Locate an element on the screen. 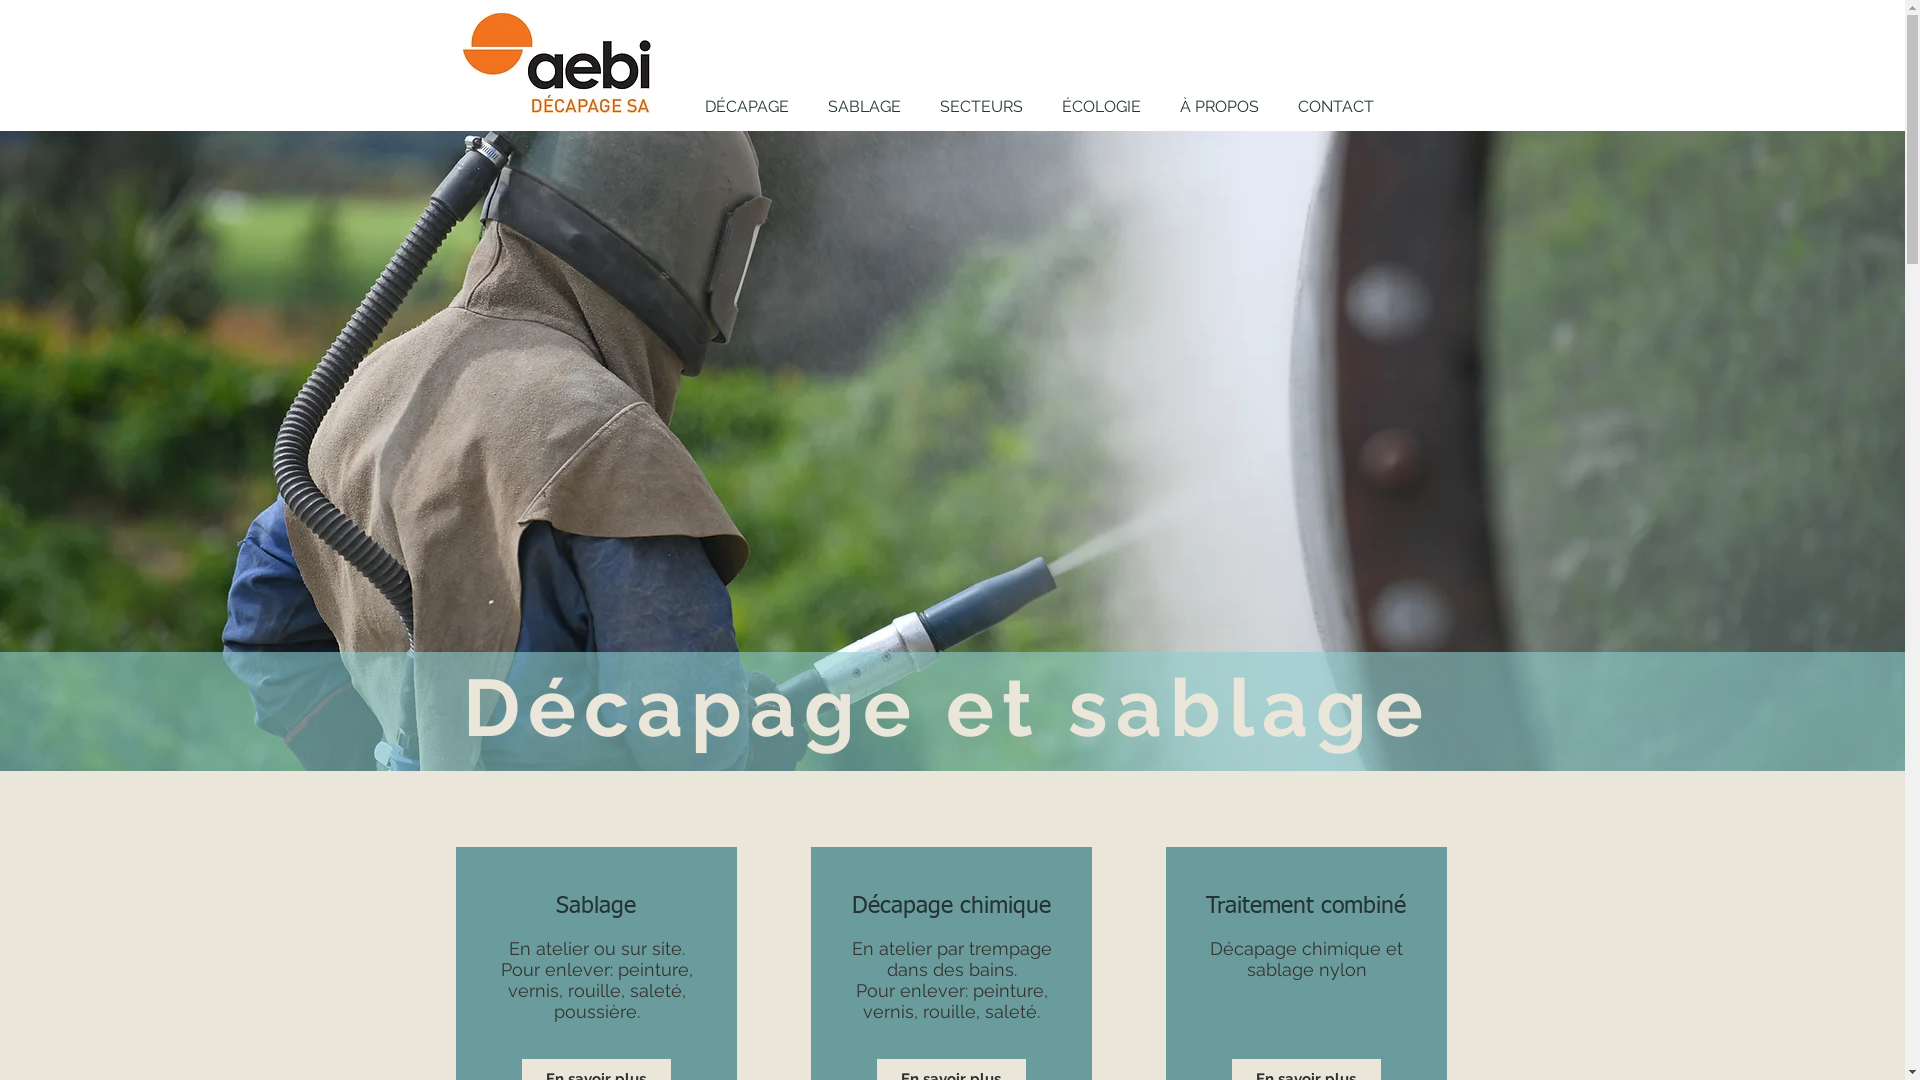 Image resolution: width=1920 pixels, height=1080 pixels. 'Accueil' is located at coordinates (560, 61).